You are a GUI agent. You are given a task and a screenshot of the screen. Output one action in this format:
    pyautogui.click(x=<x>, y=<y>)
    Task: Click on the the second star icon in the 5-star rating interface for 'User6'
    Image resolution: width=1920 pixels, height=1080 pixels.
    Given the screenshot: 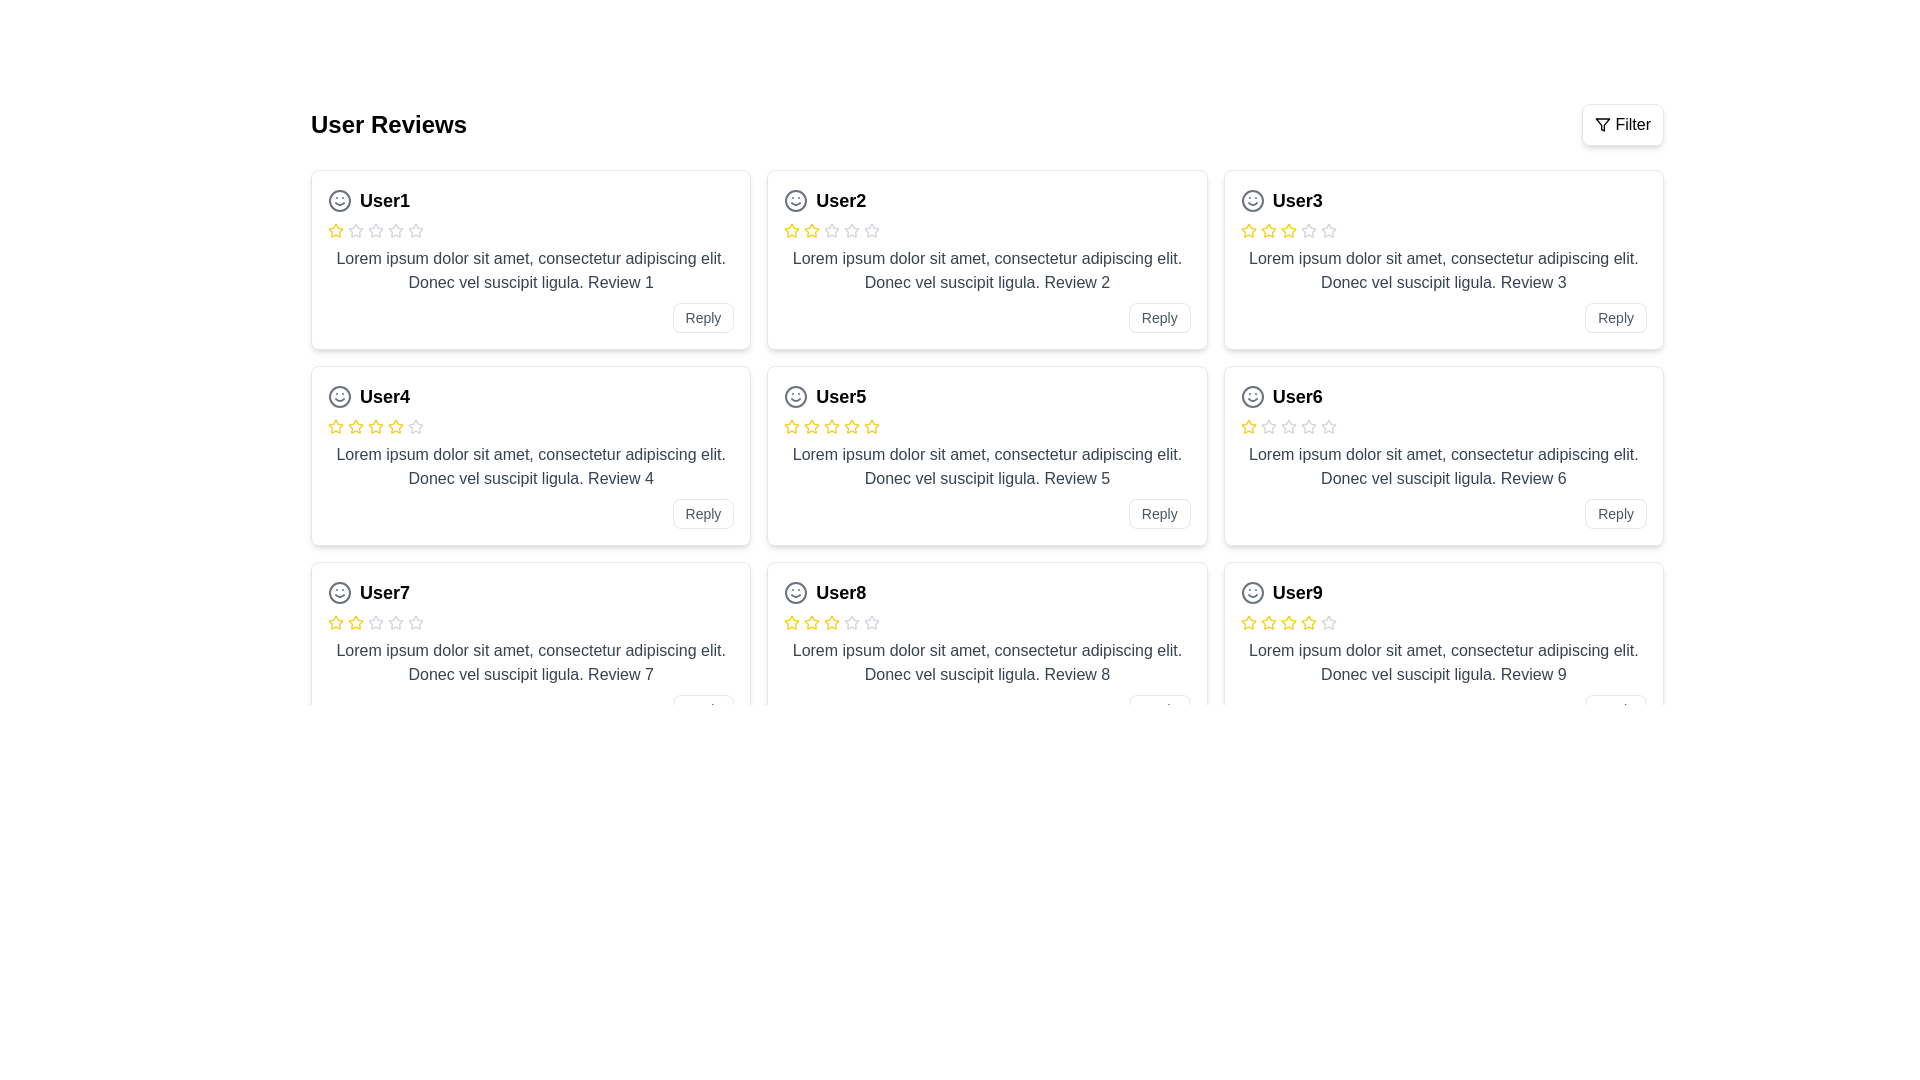 What is the action you would take?
    pyautogui.click(x=1267, y=425)
    